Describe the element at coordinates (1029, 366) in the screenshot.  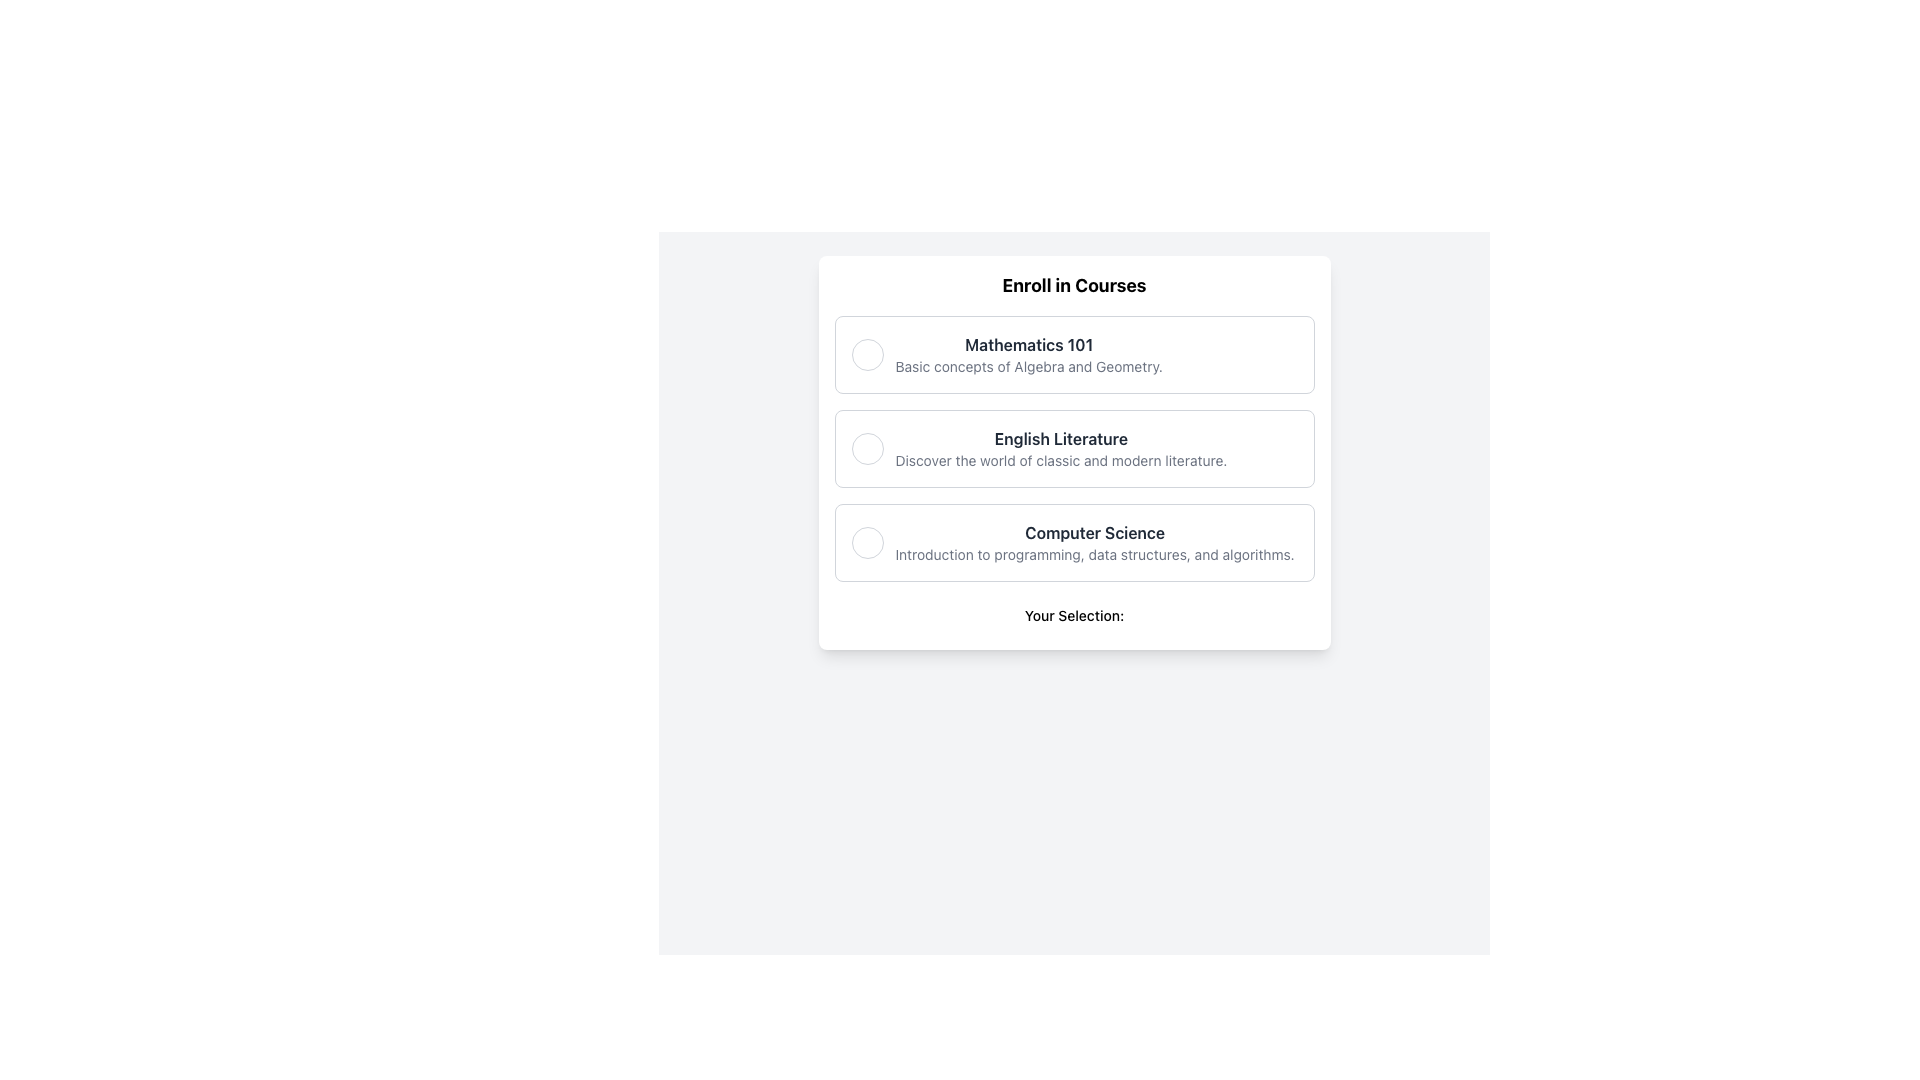
I see `the supplementary information text label for the 'Mathematics 101' course, which is located directly beneath the course heading in the course selection interface` at that location.